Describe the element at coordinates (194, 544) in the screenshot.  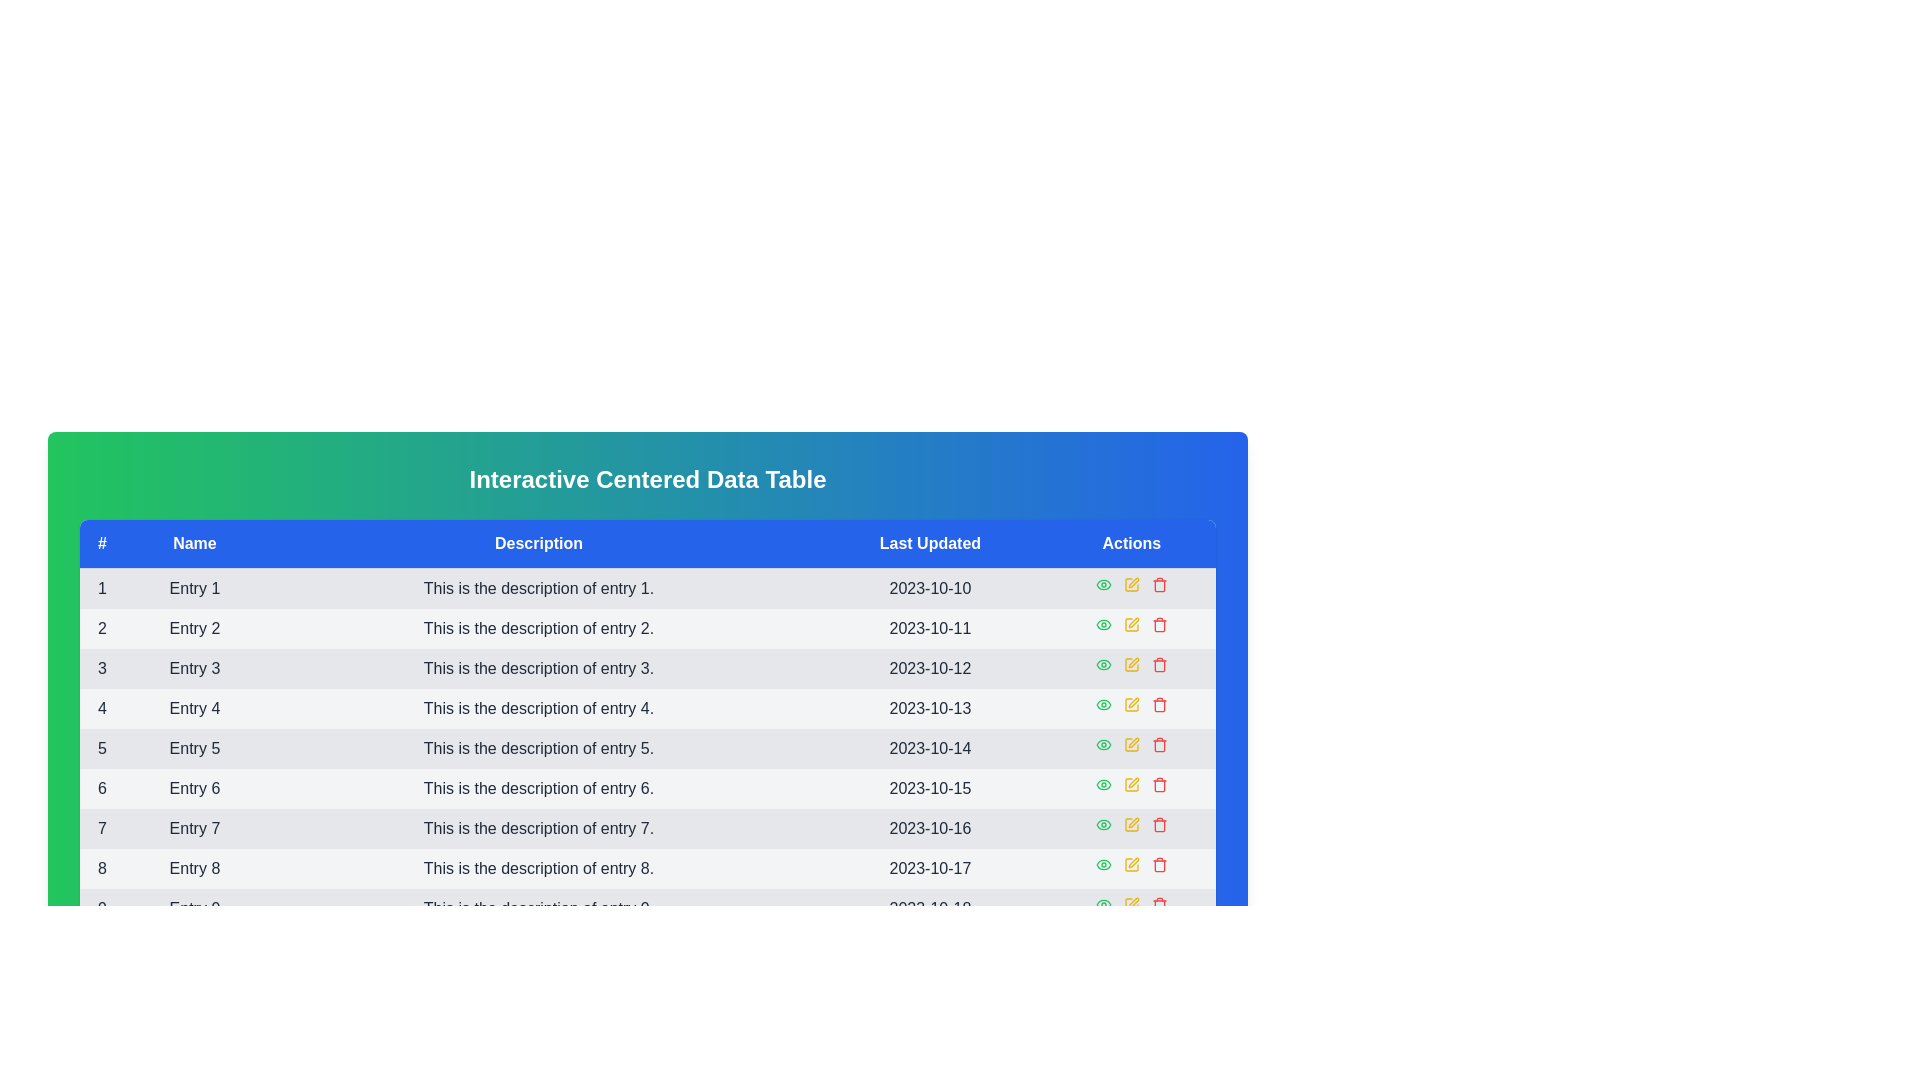
I see `the column header to sort the data by Name` at that location.